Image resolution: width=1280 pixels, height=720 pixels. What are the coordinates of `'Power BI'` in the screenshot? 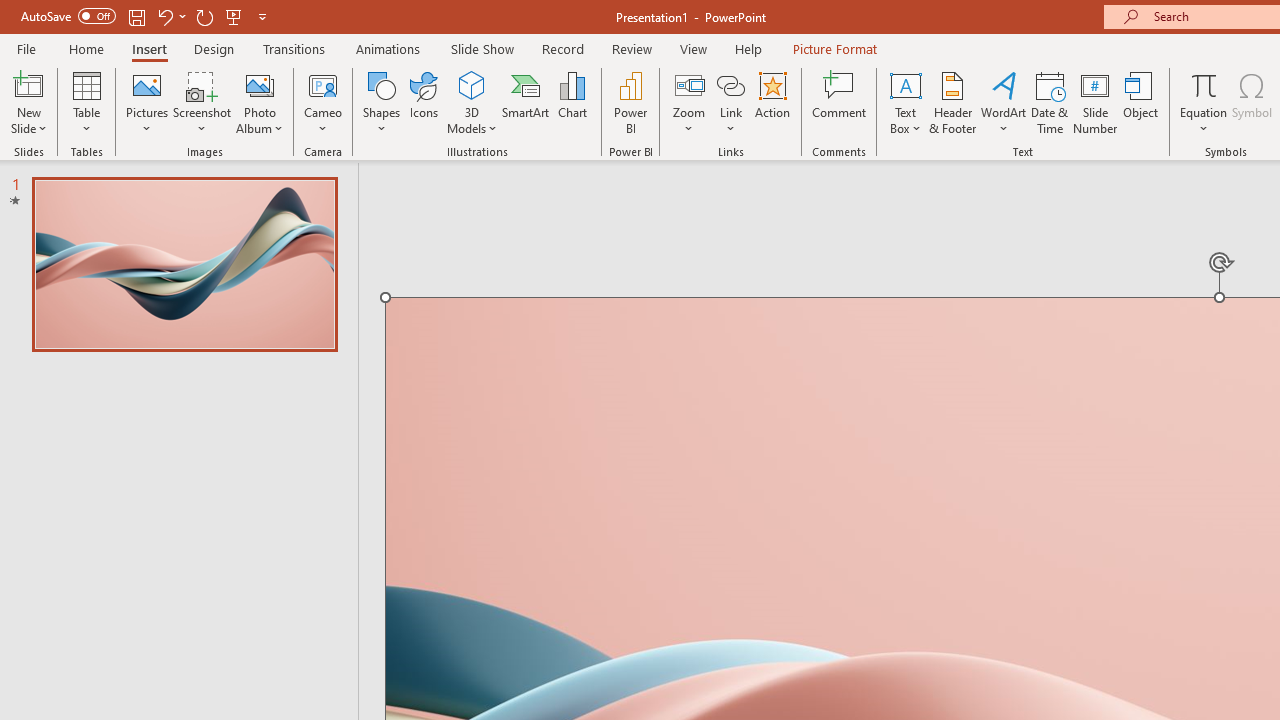 It's located at (630, 103).